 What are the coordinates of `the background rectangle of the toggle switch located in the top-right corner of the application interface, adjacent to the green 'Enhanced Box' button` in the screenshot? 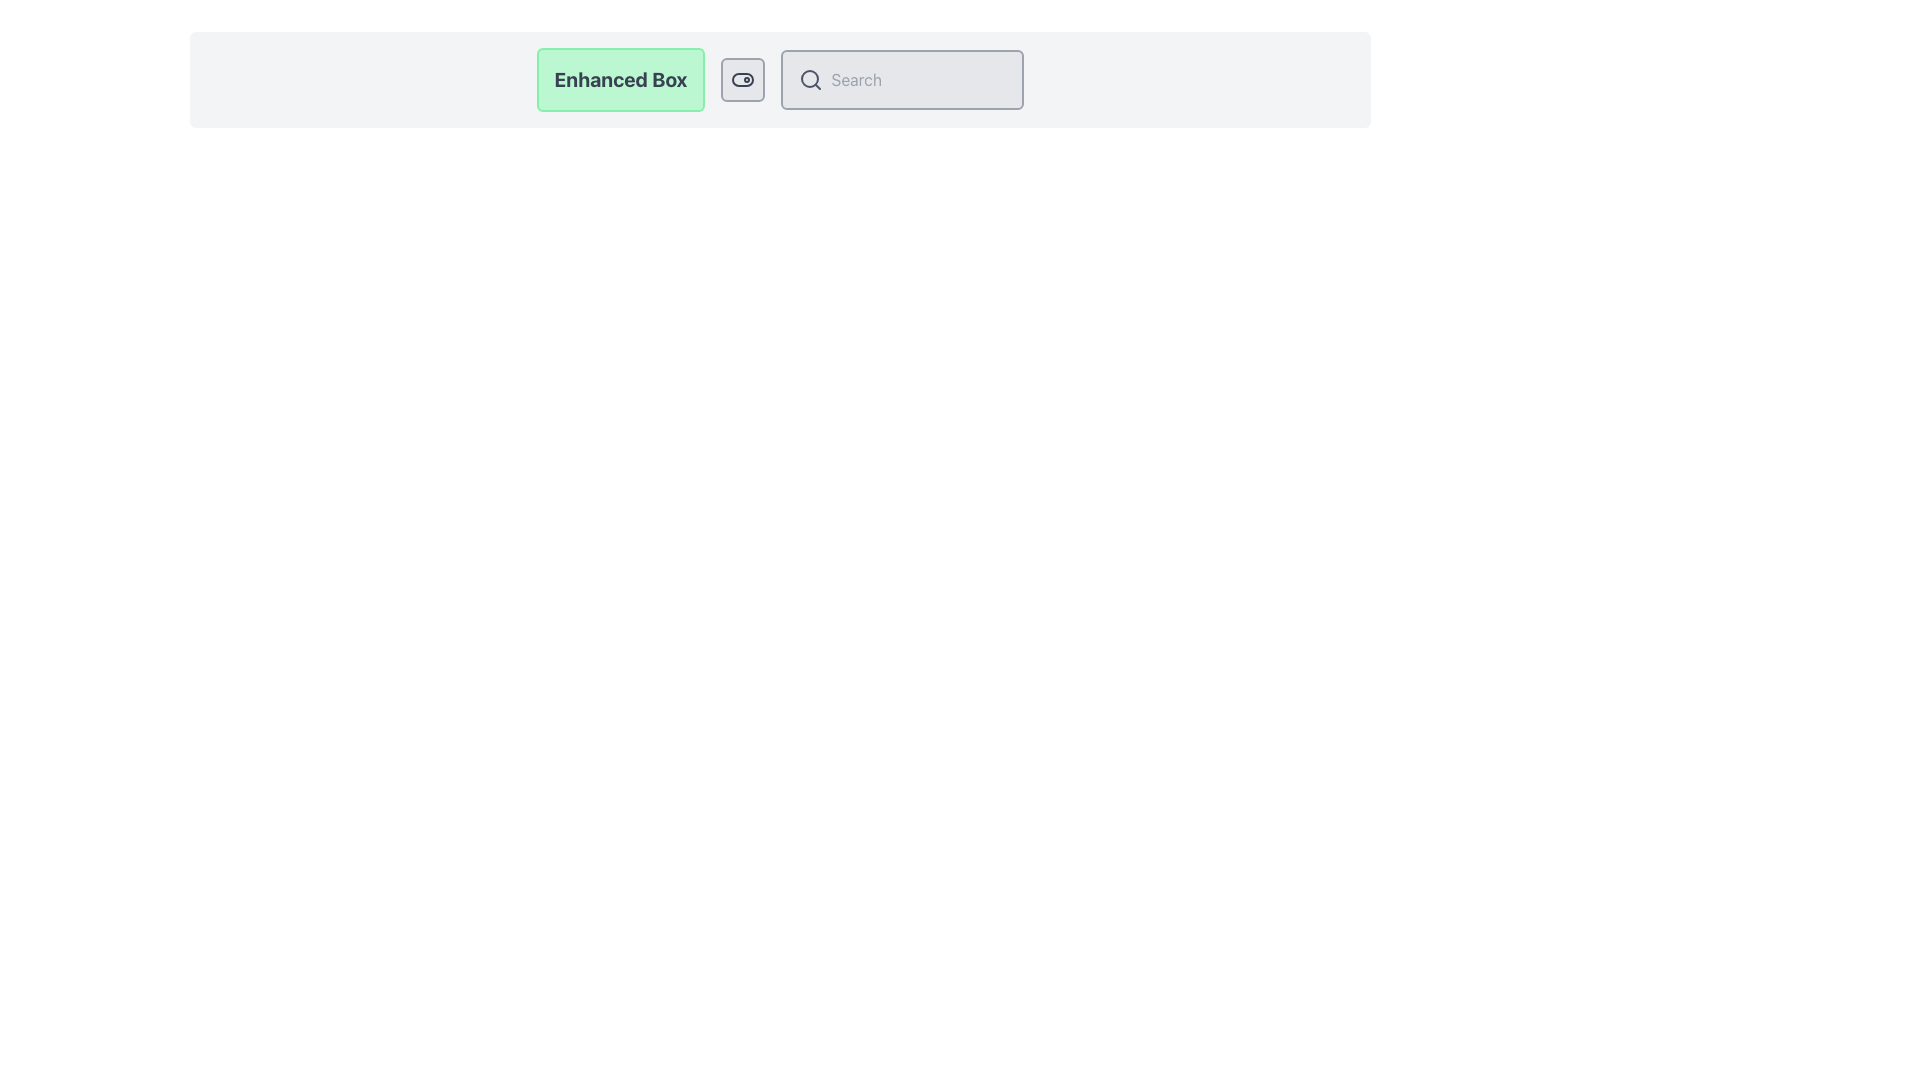 It's located at (742, 79).